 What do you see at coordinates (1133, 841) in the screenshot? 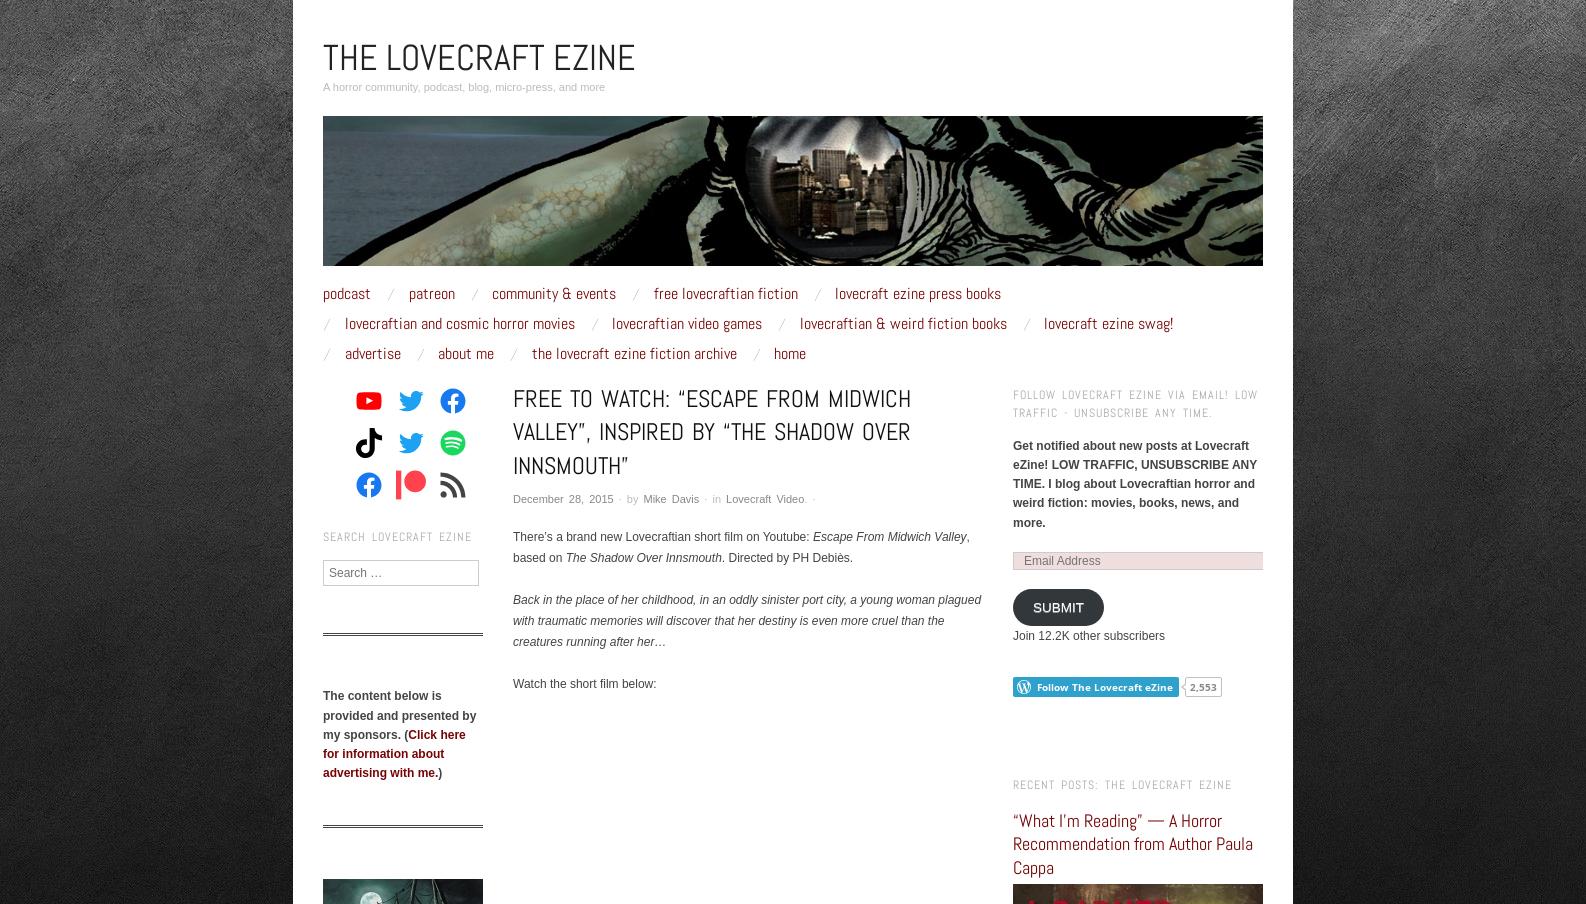
I see `'“What I’m Reading” — A Horror Recommendation from Author Paula Cappa'` at bounding box center [1133, 841].